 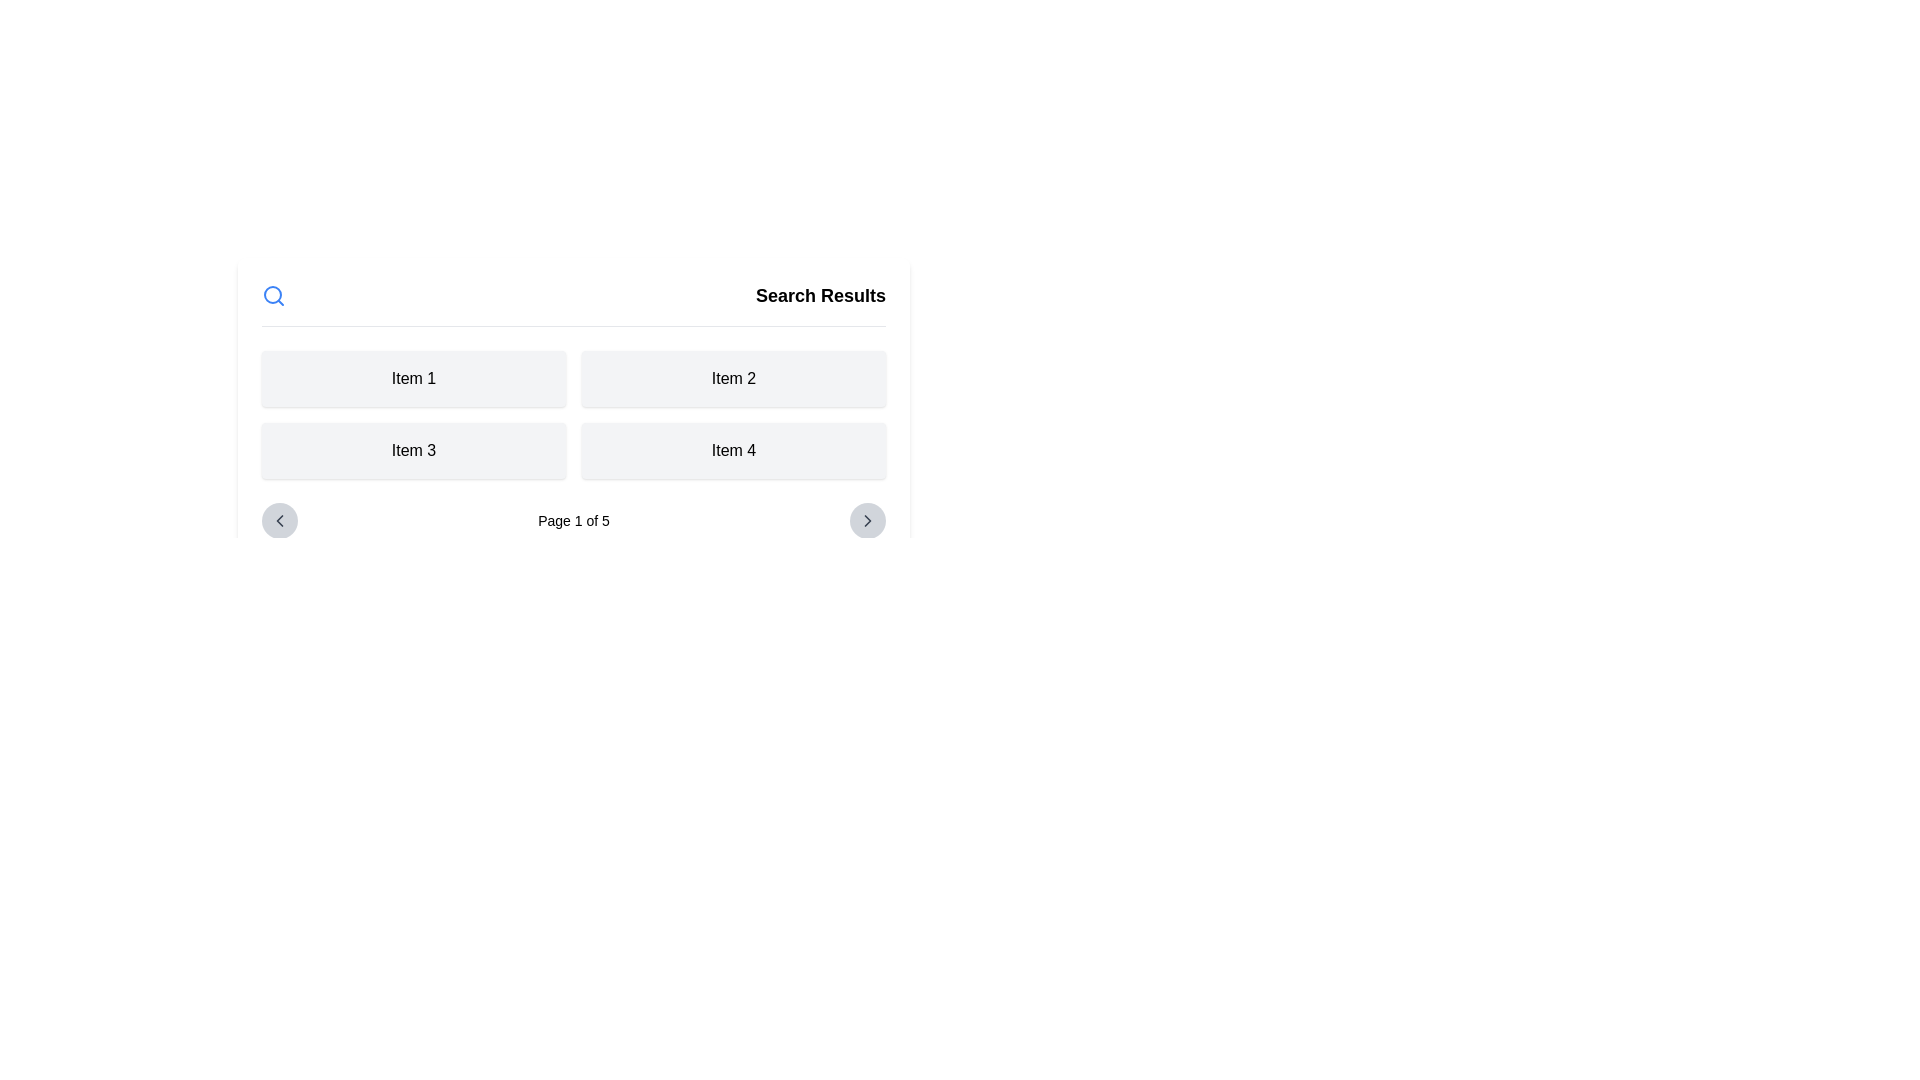 I want to click on the navigation button located at the far right of the layout, so click(x=868, y=519).